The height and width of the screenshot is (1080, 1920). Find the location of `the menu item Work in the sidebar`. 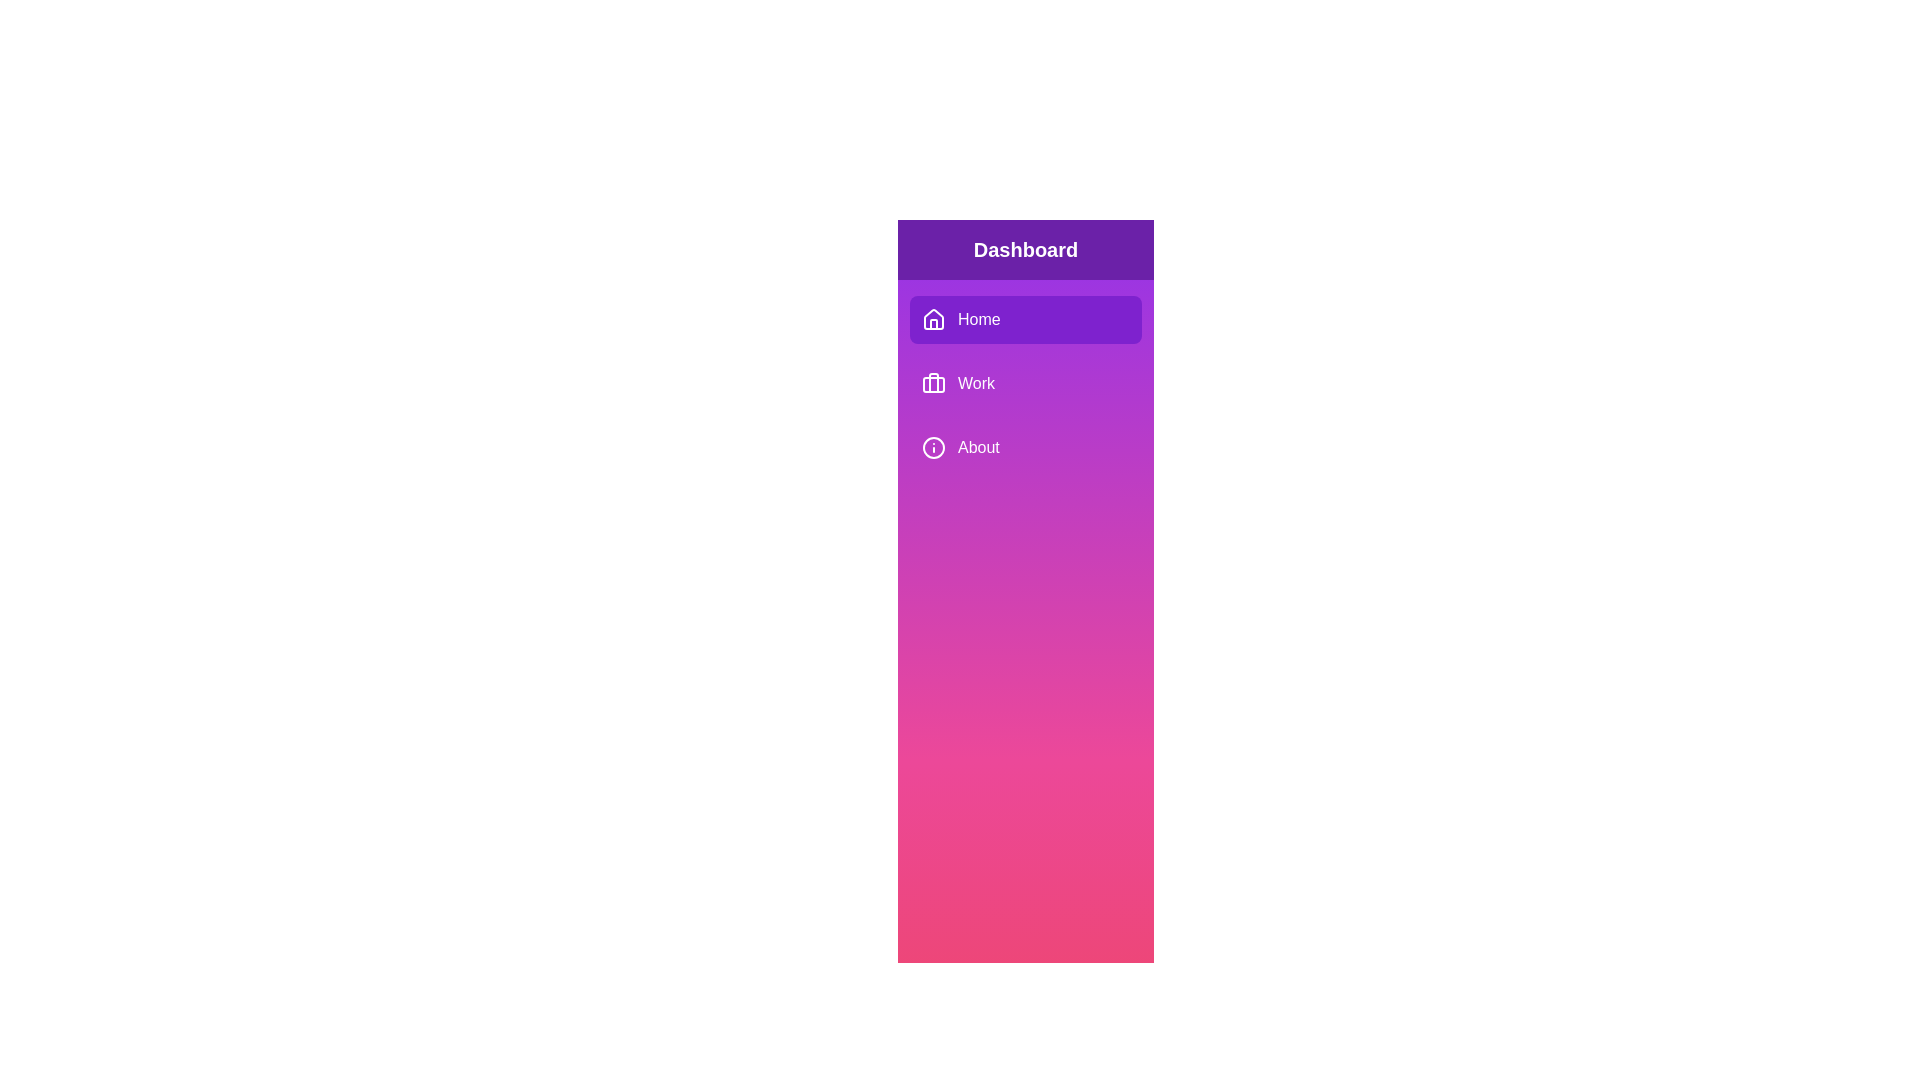

the menu item Work in the sidebar is located at coordinates (1026, 384).